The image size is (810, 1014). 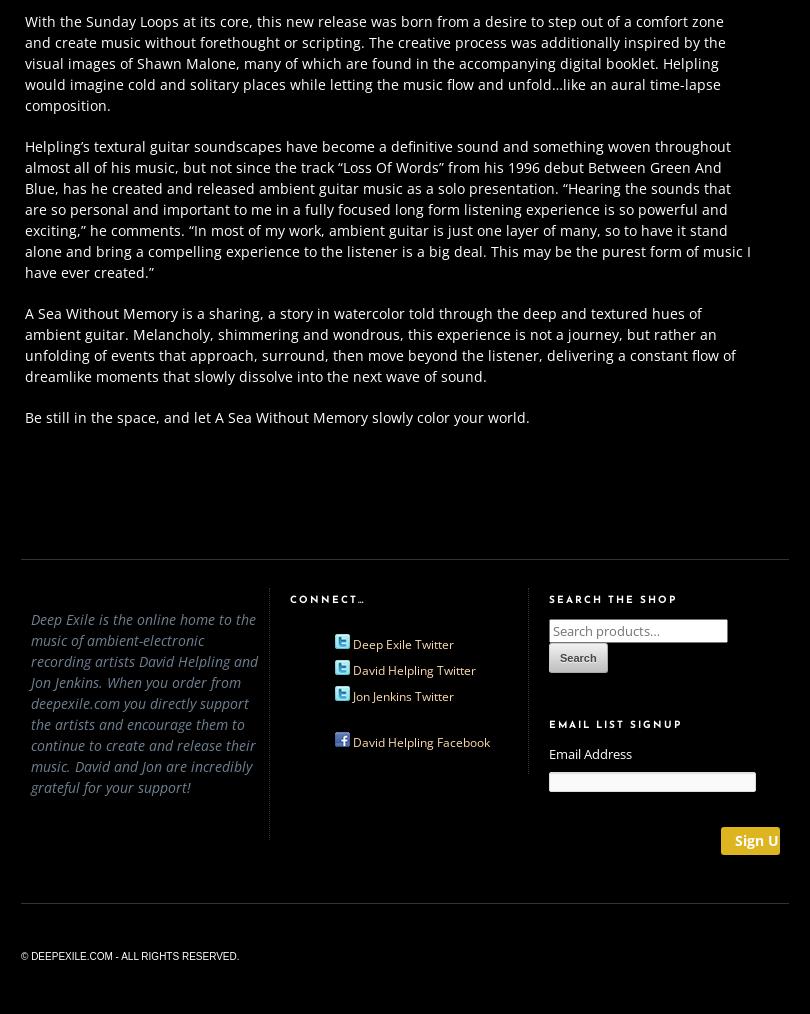 What do you see at coordinates (144, 702) in the screenshot?
I see `'Deep Exile is the online home to the music of ambient-electronic recording artists David Helpling and Jon Jenkins.  When you order from deepexile.com you directly support the artists and encourage them to continue to create and release their music.  David and Jon are incredibly grateful for your support!'` at bounding box center [144, 702].